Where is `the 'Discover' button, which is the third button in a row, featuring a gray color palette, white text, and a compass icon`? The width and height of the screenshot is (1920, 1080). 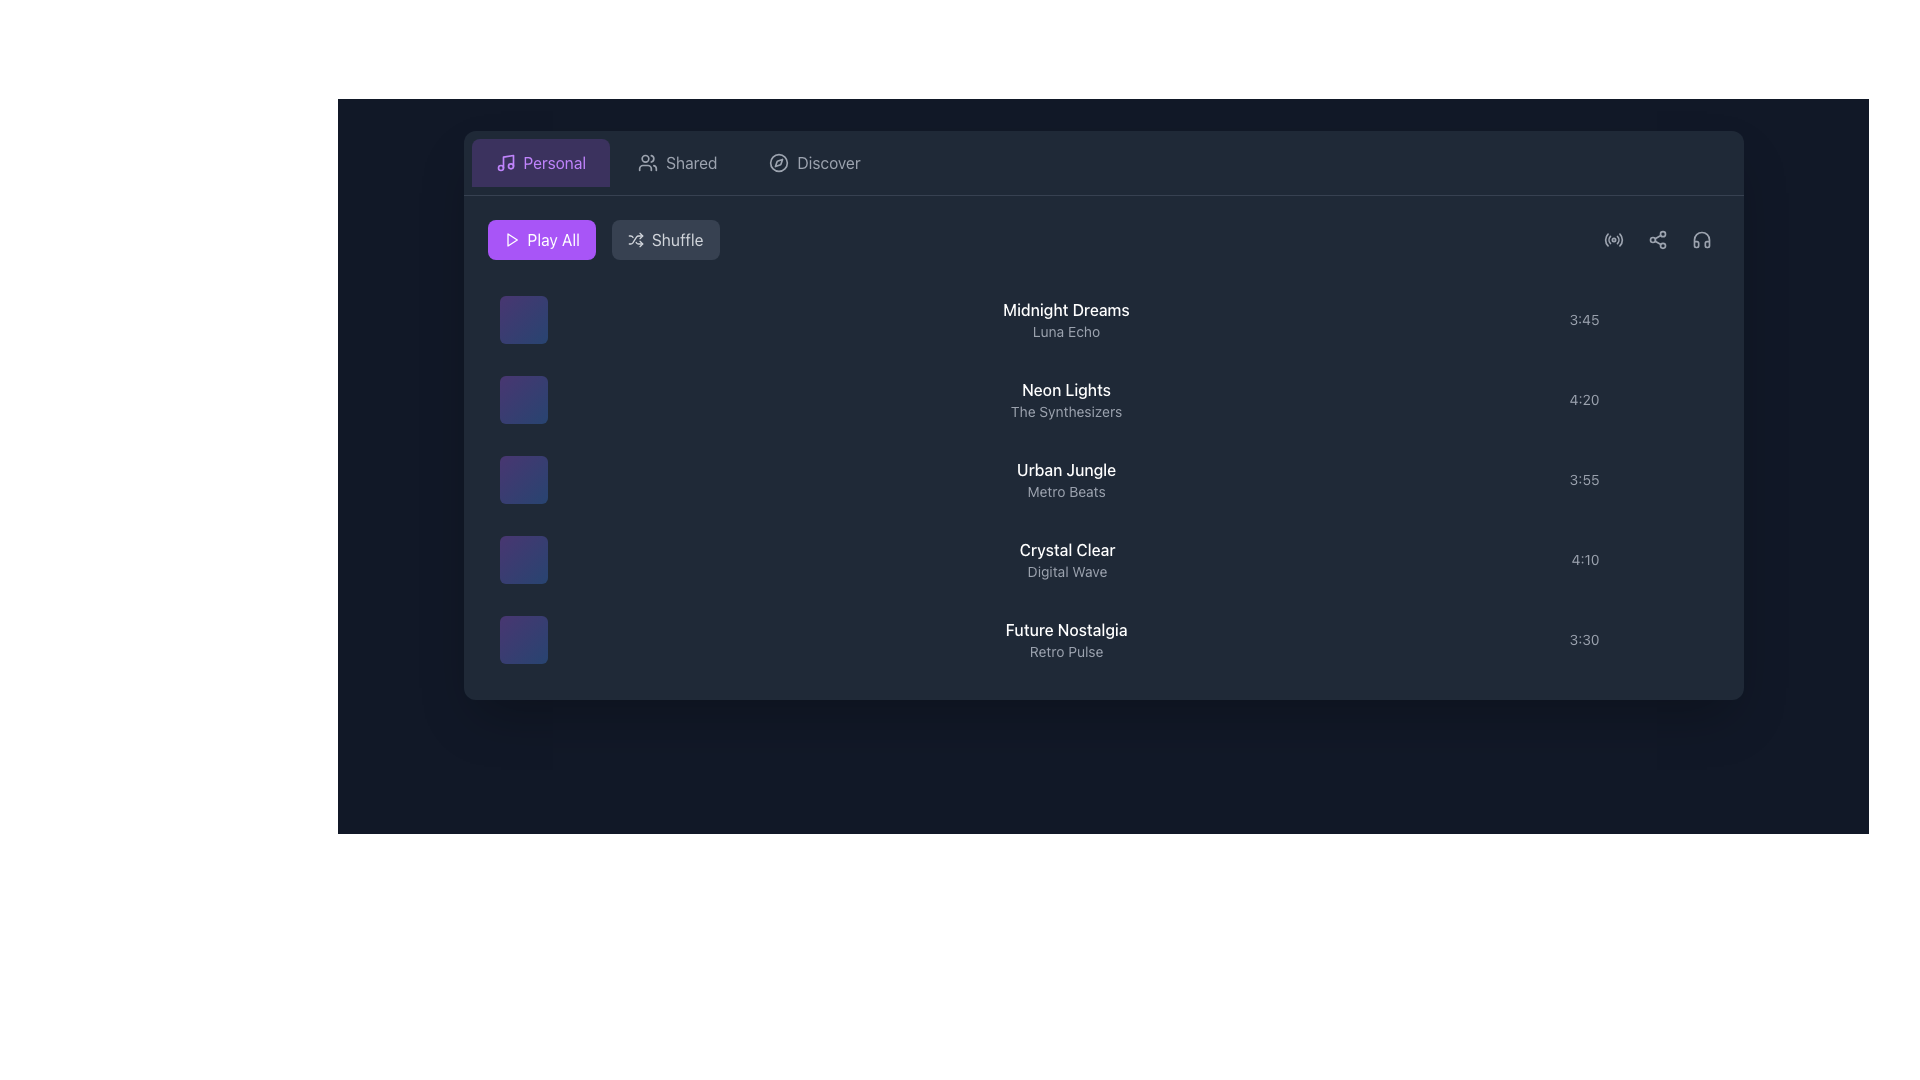
the 'Discover' button, which is the third button in a row, featuring a gray color palette, white text, and a compass icon is located at coordinates (815, 161).